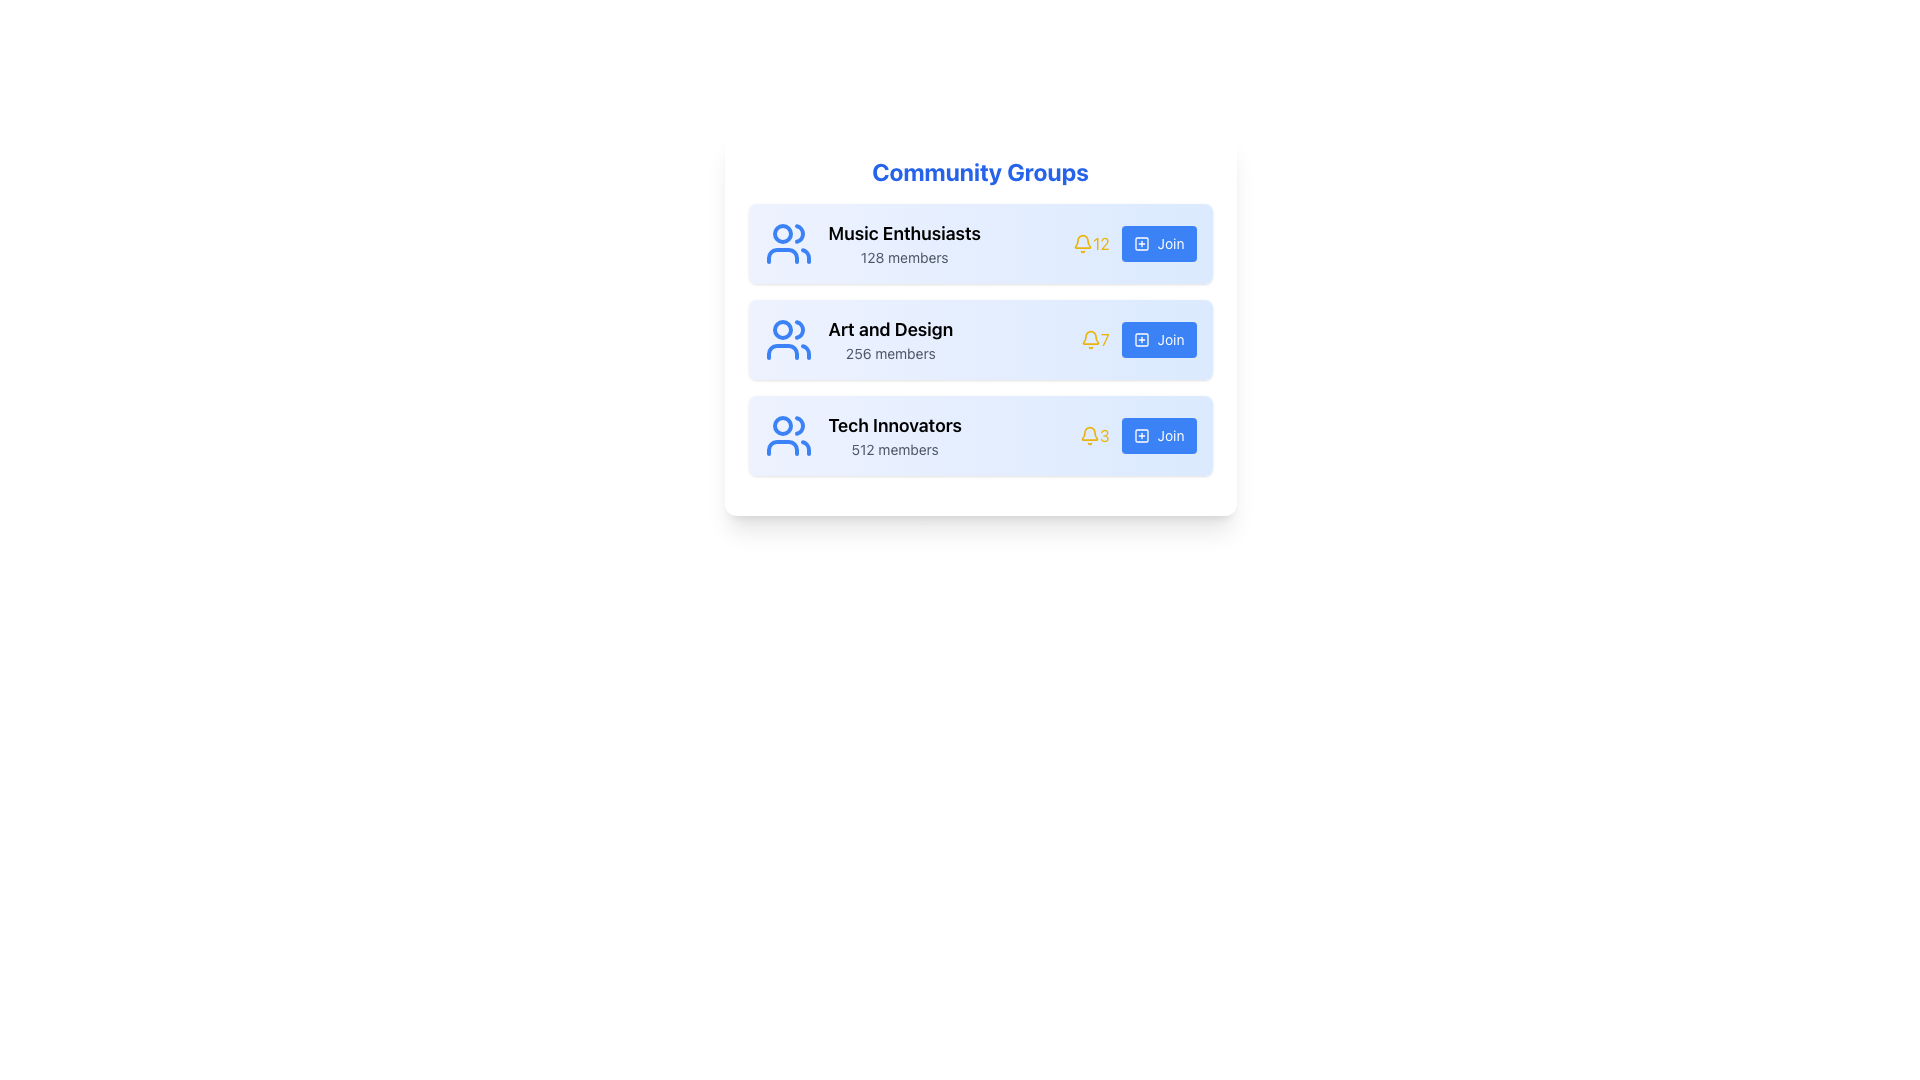  I want to click on the SVG circle element that represents the head of the leftmost figure in the Art and Design community group's icon, located in the second item of a vertically stacked list, so click(781, 329).